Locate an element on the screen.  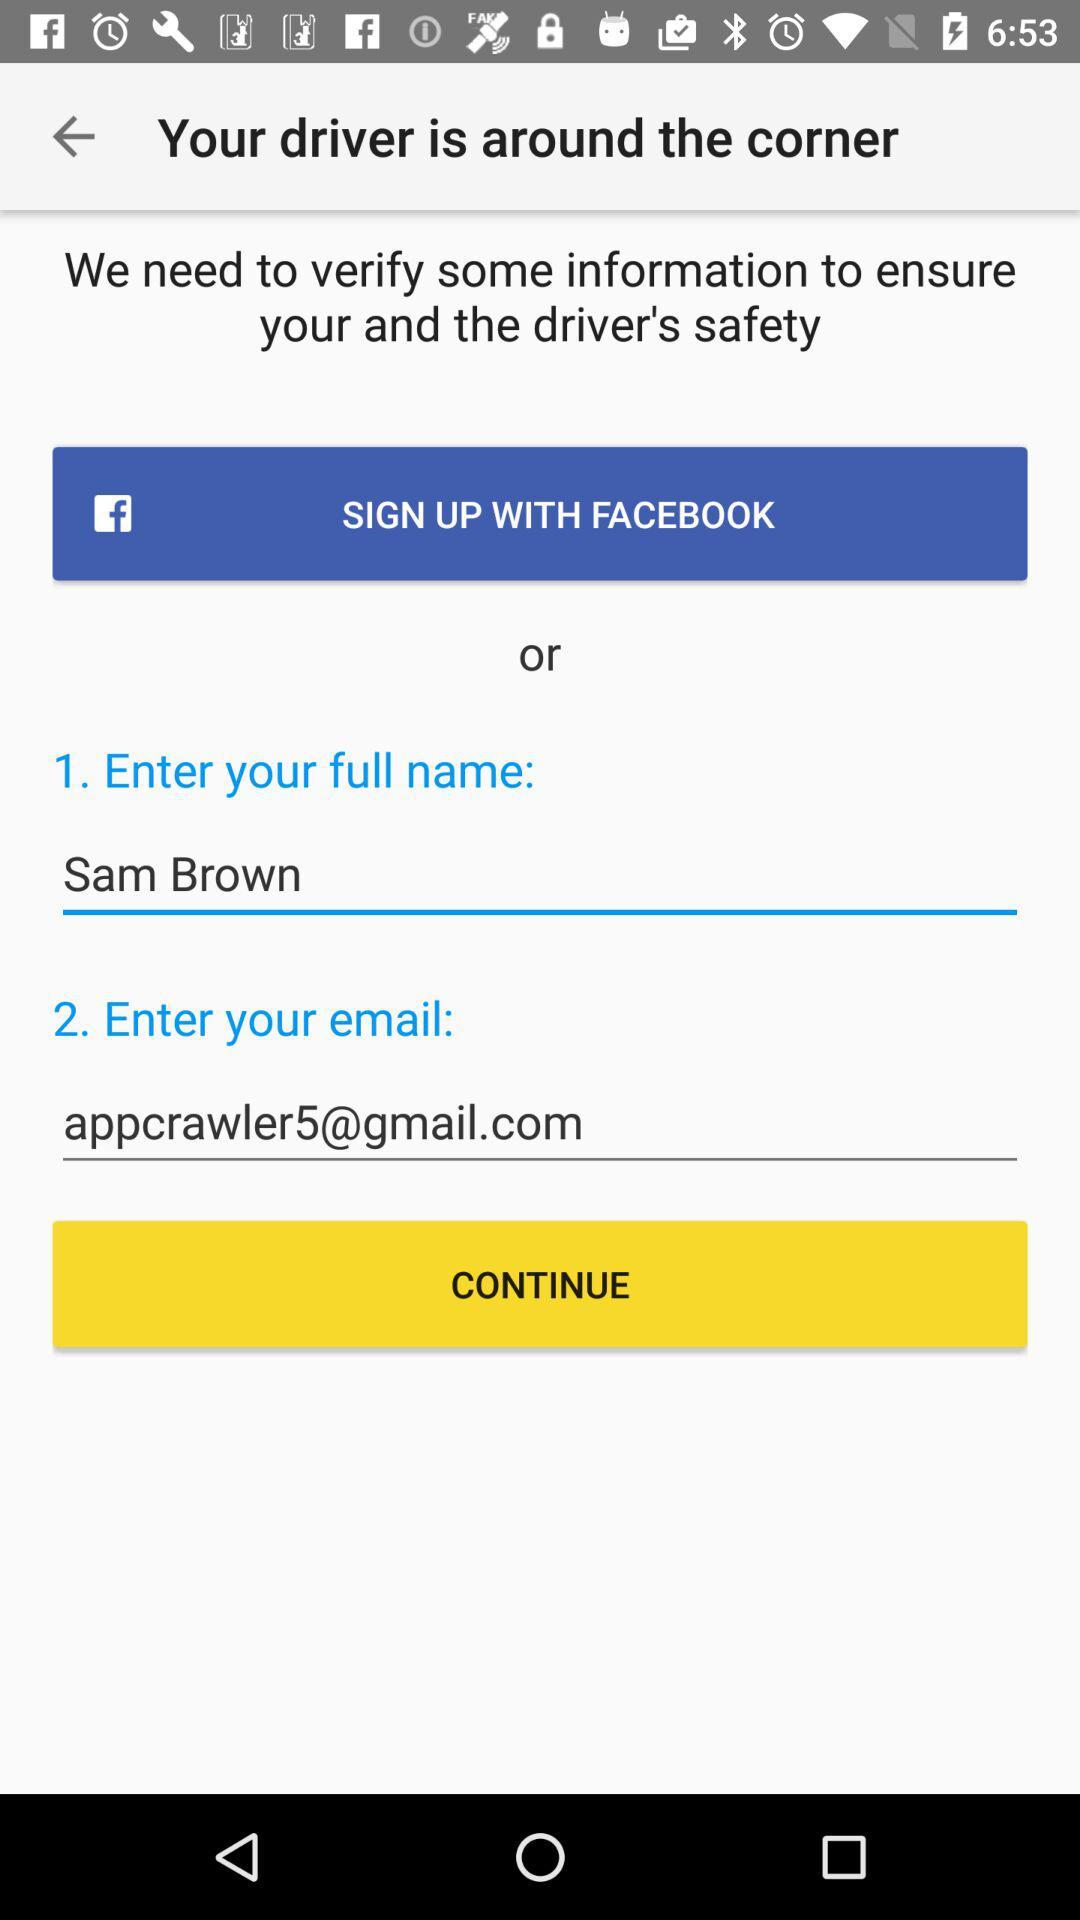
icon at the top left corner is located at coordinates (72, 135).